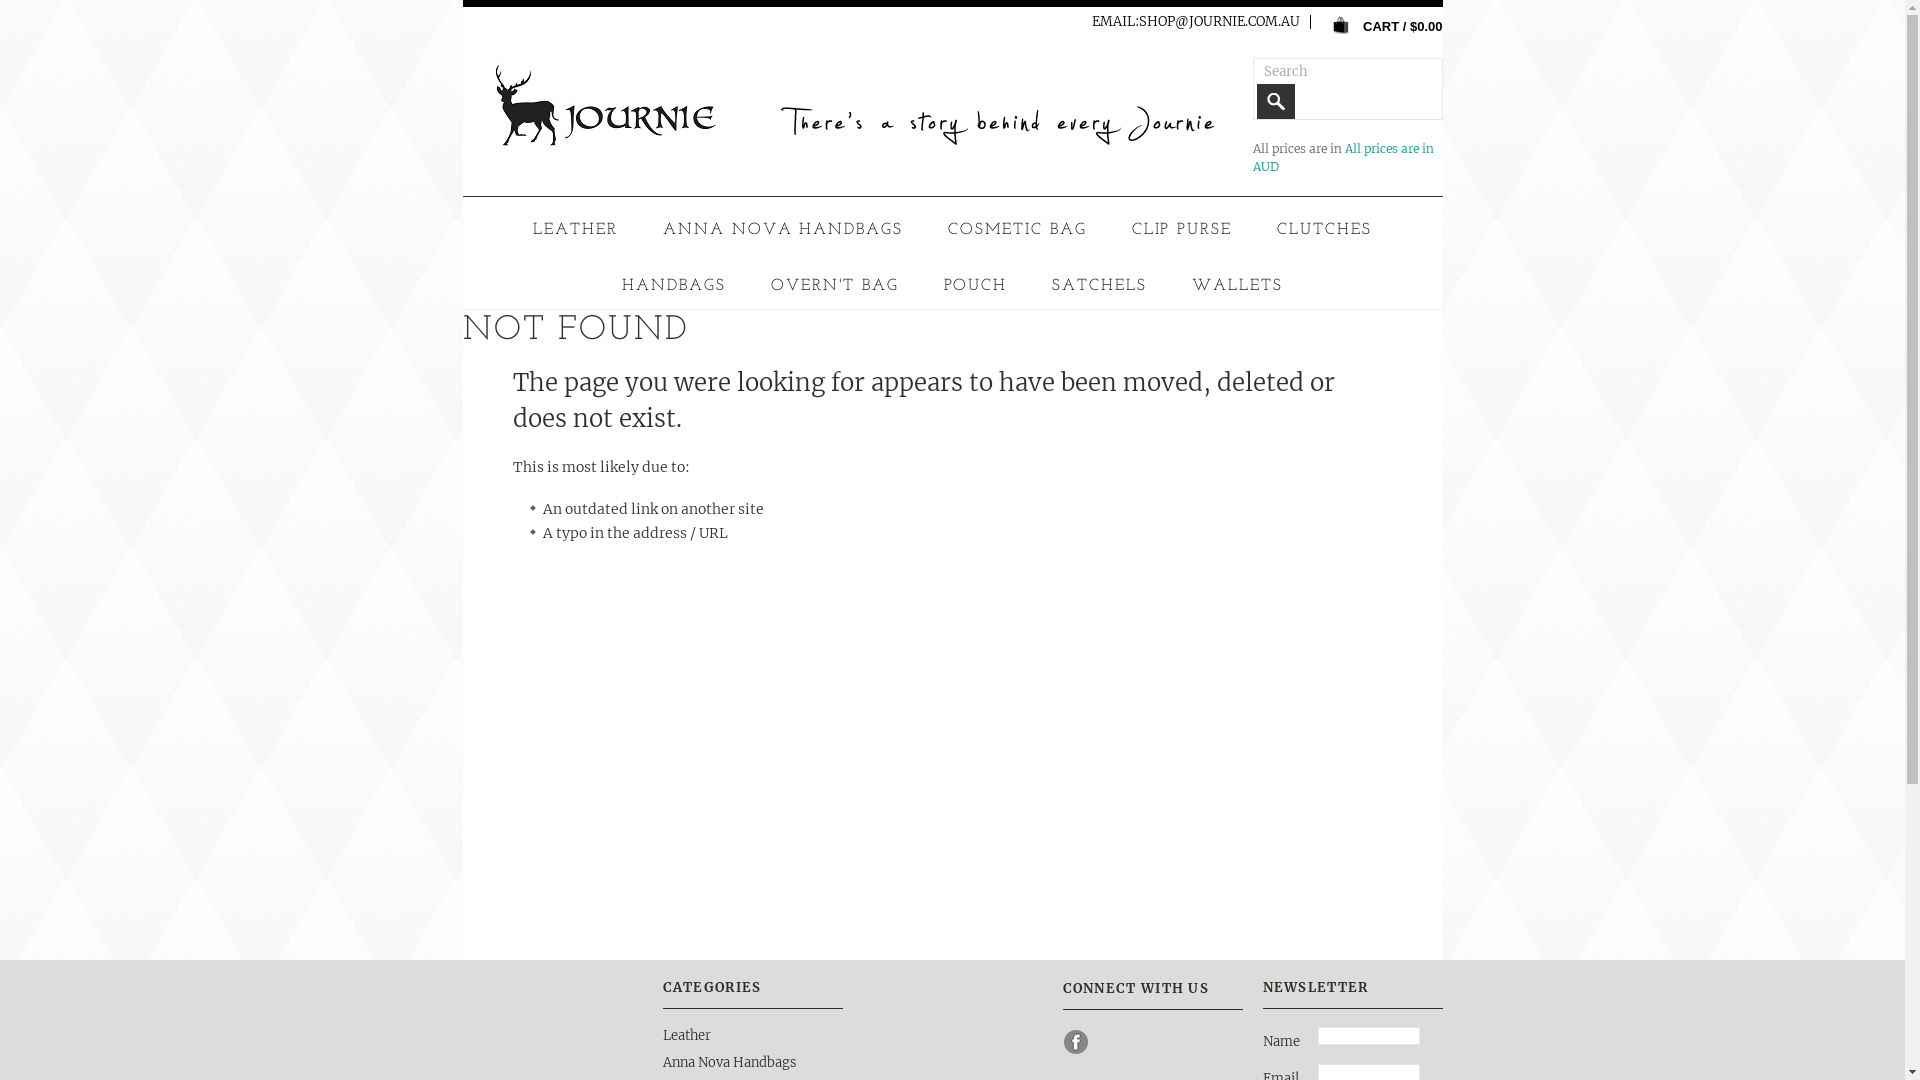 The width and height of the screenshot is (1920, 1080). I want to click on 'Facebook', so click(1074, 1040).